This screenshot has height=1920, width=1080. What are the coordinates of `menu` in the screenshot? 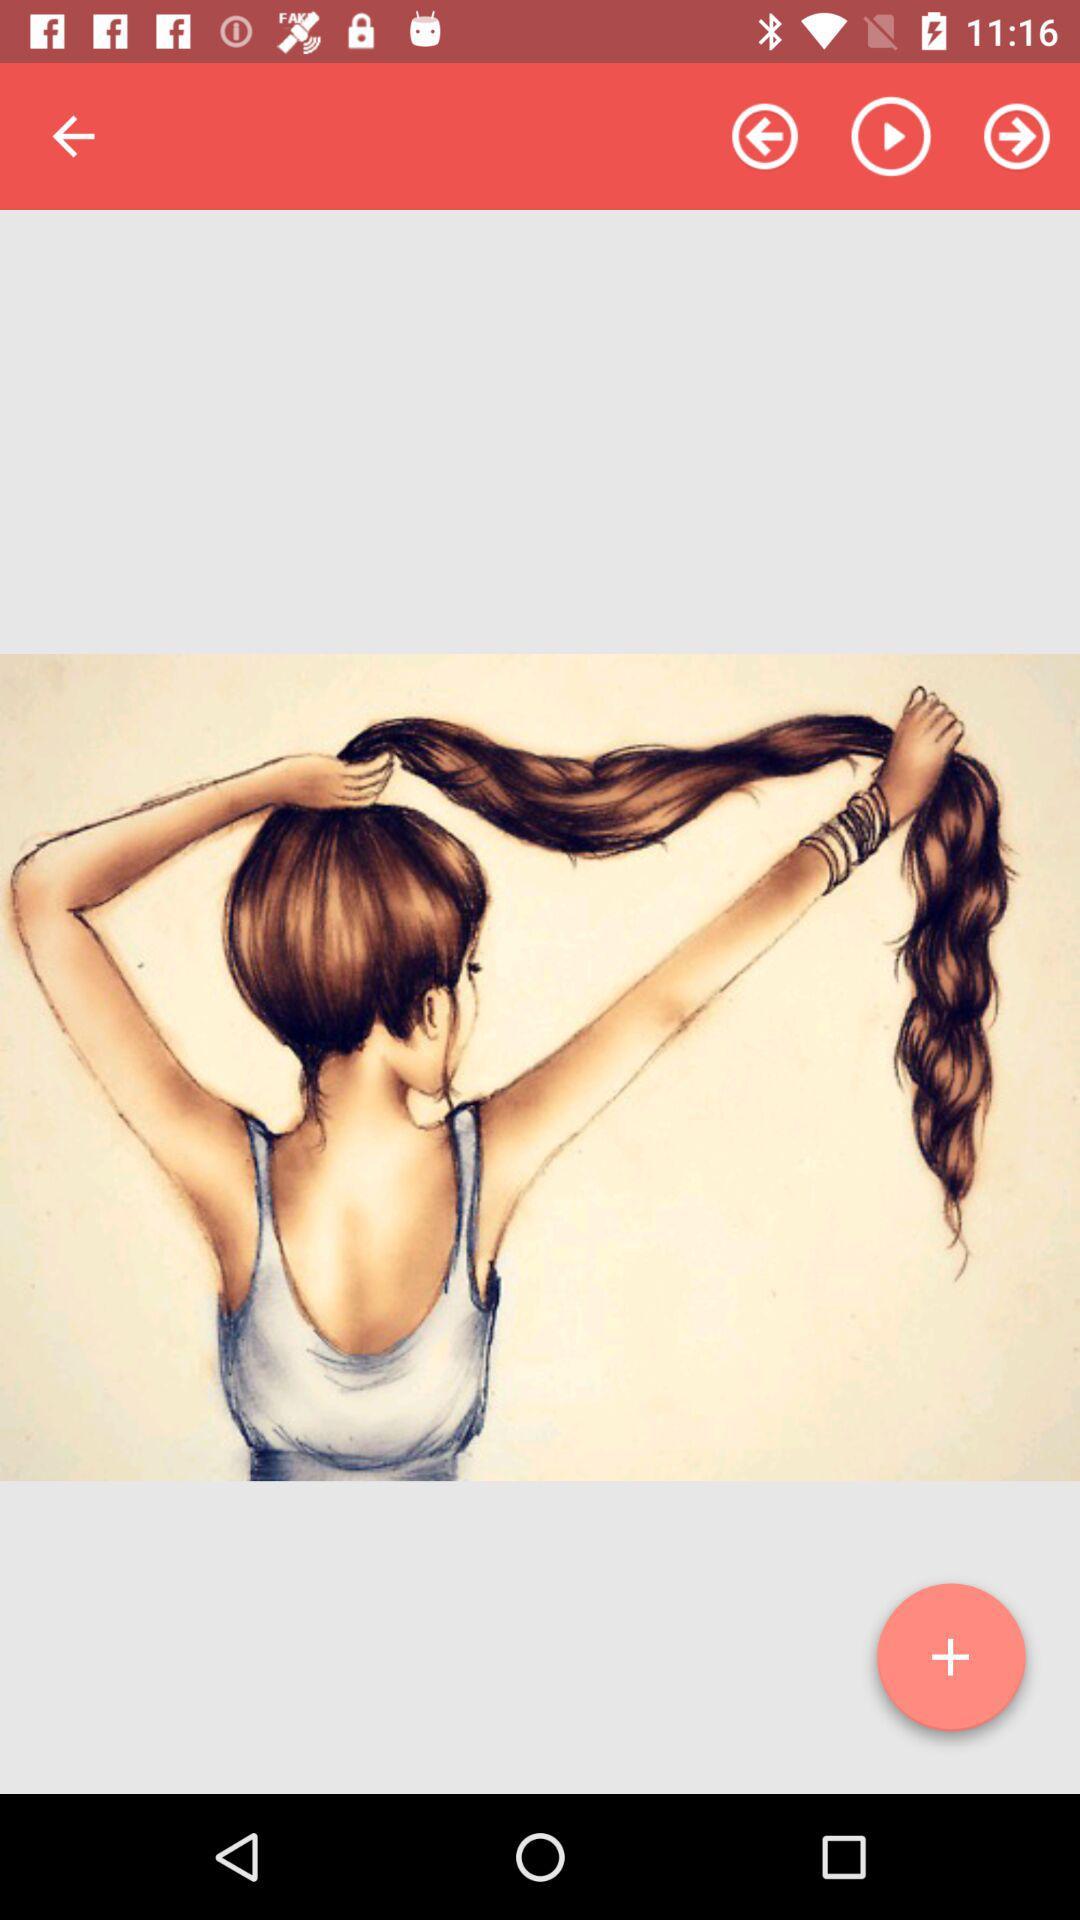 It's located at (950, 1665).